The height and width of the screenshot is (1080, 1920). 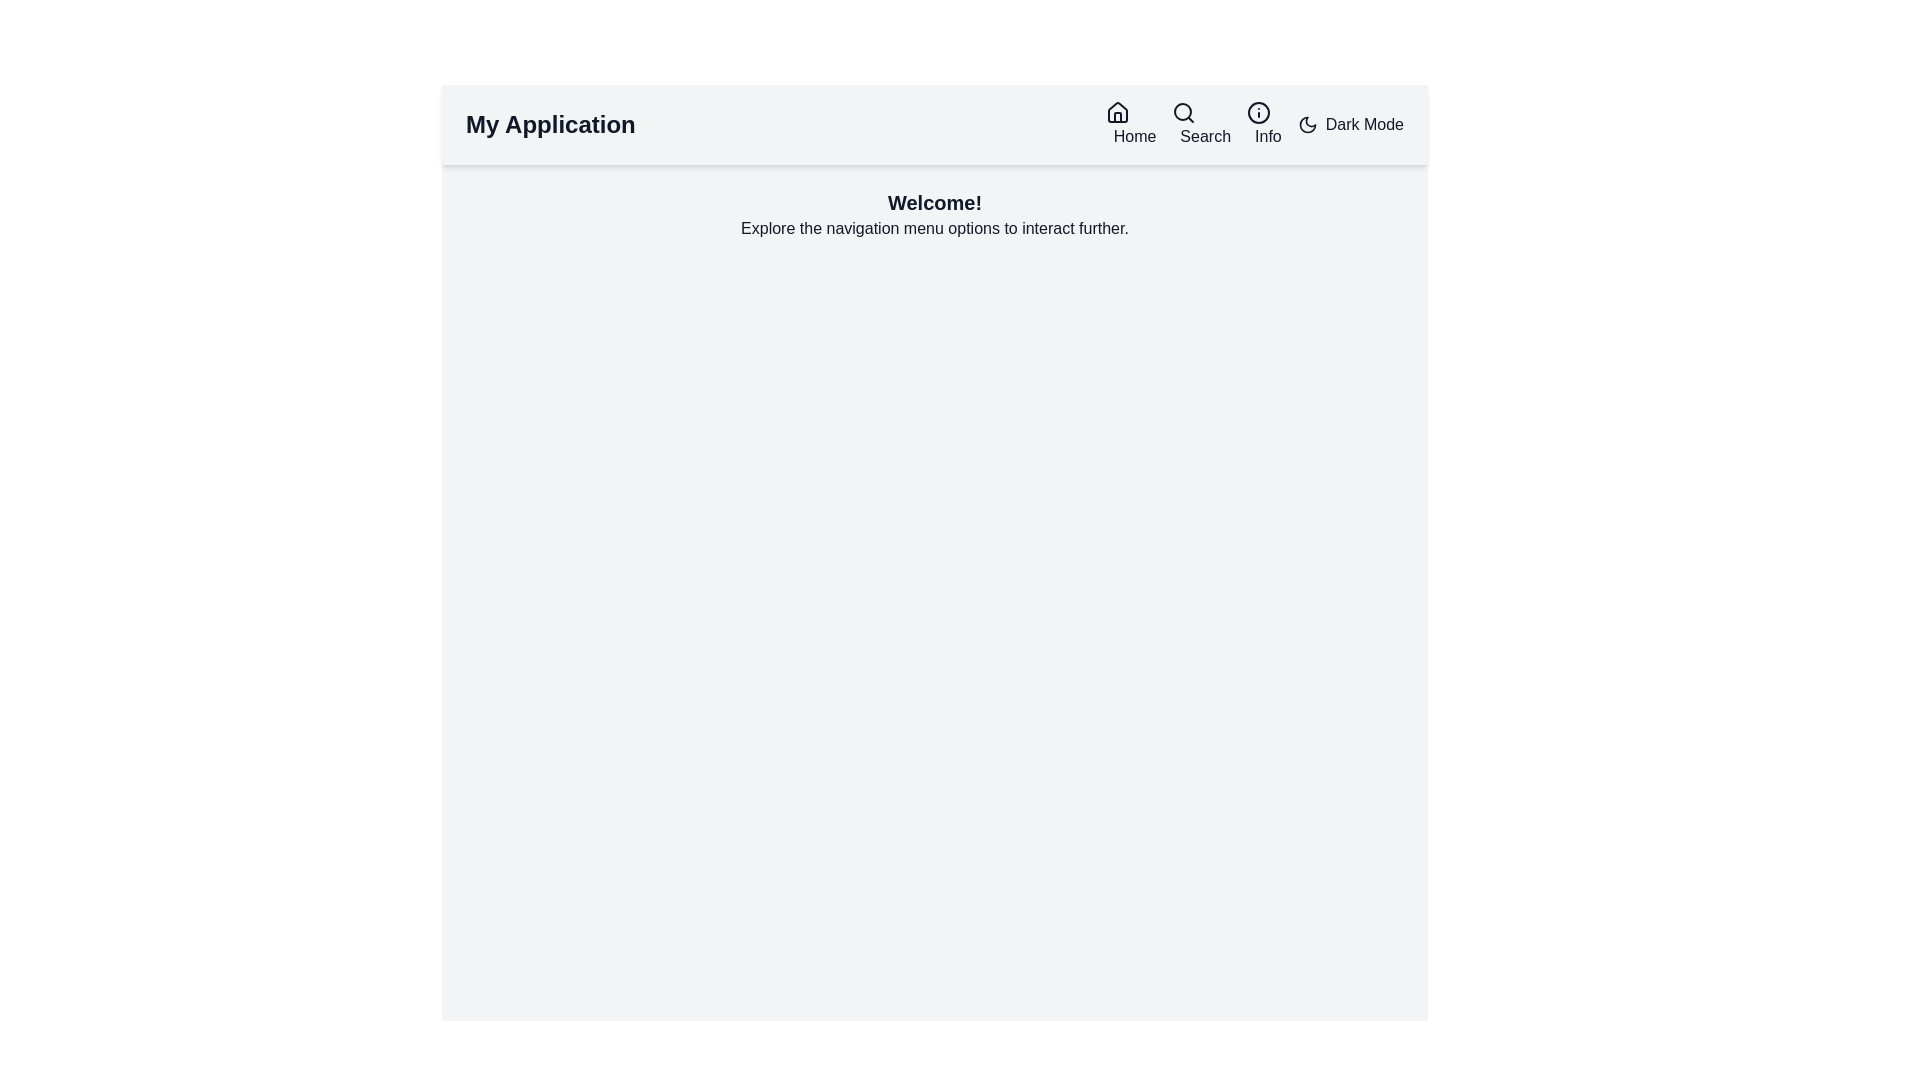 What do you see at coordinates (1263, 124) in the screenshot?
I see `the informational button located in the third position of the horizontal navigation bar, which is right of the 'Search' item and left of the 'Dark Mode' item` at bounding box center [1263, 124].